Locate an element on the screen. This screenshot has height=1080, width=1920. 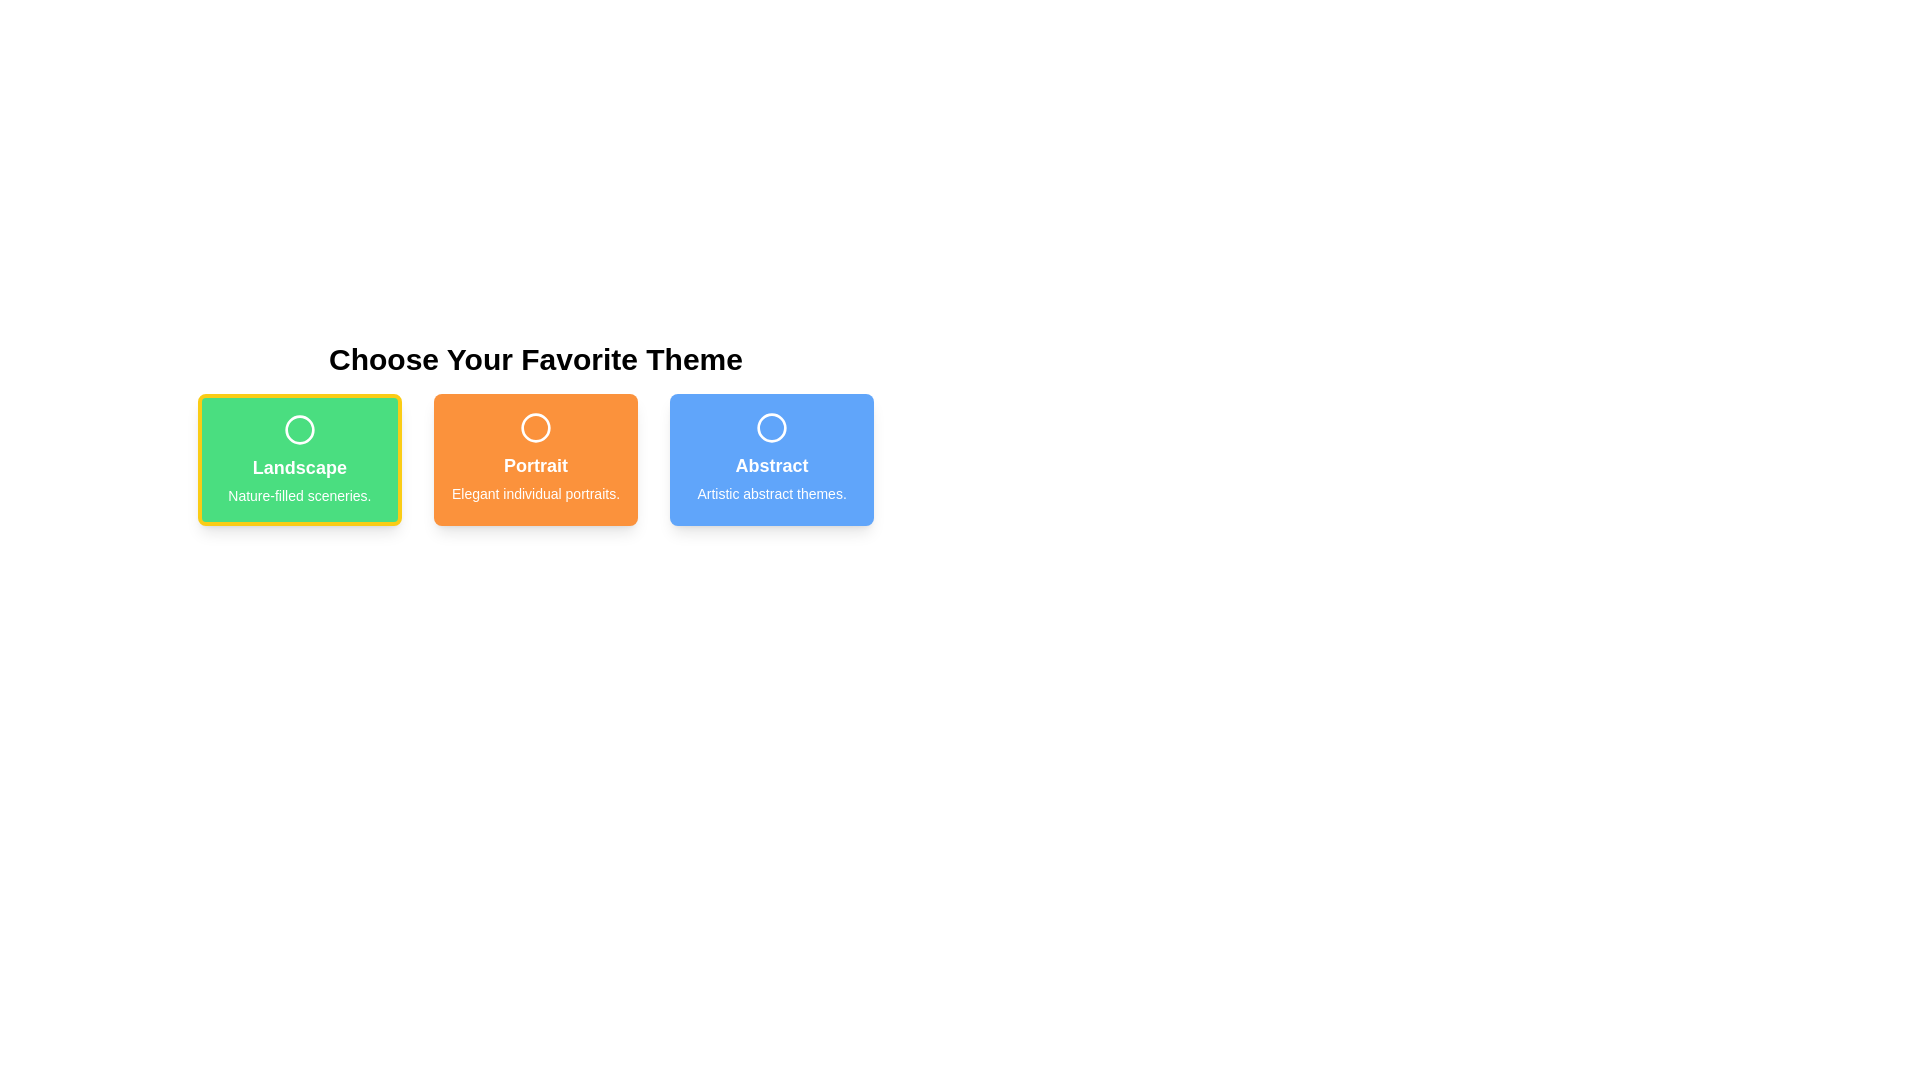
the central circular shape within the blue card labeled 'Abstract', which is the rightmost card in a three-card layout is located at coordinates (771, 427).